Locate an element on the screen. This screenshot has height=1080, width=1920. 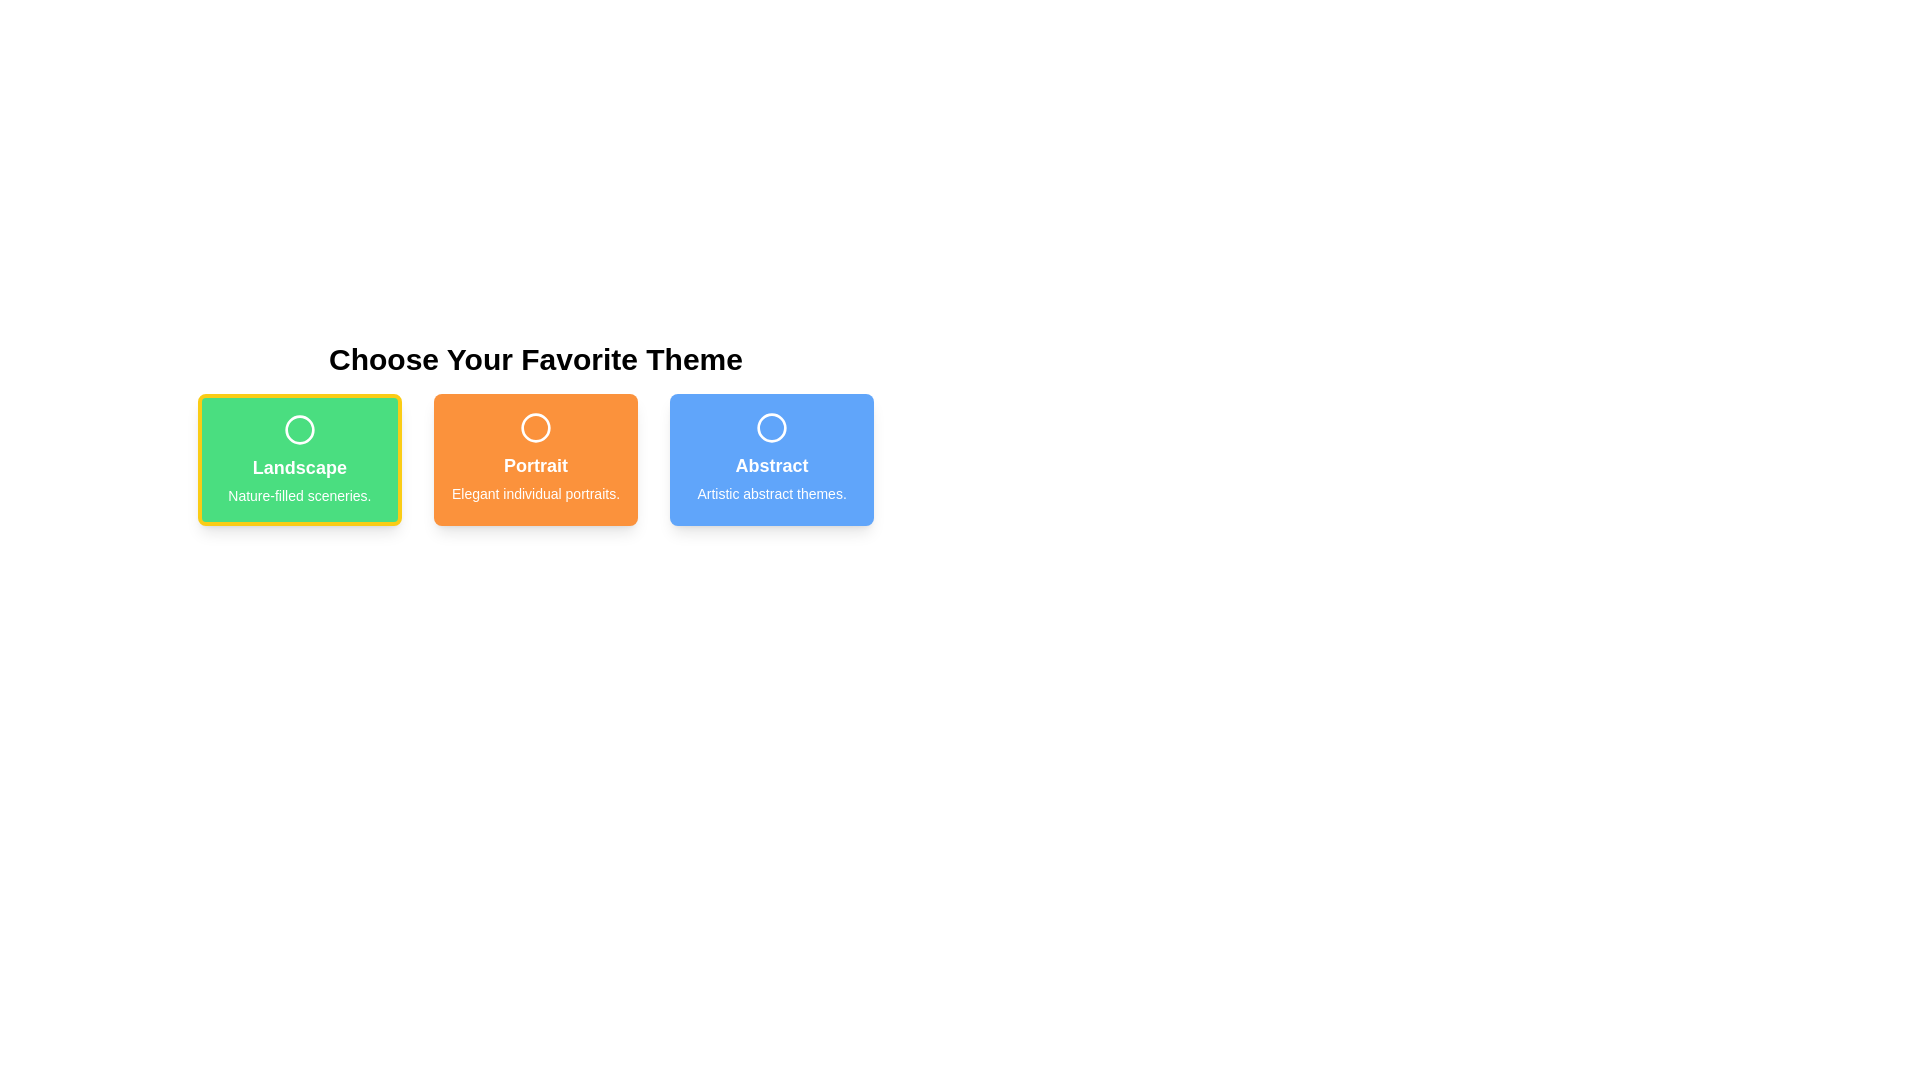
the central circular shape within the blue card labeled 'Abstract', which is the rightmost card in a three-card layout is located at coordinates (771, 427).